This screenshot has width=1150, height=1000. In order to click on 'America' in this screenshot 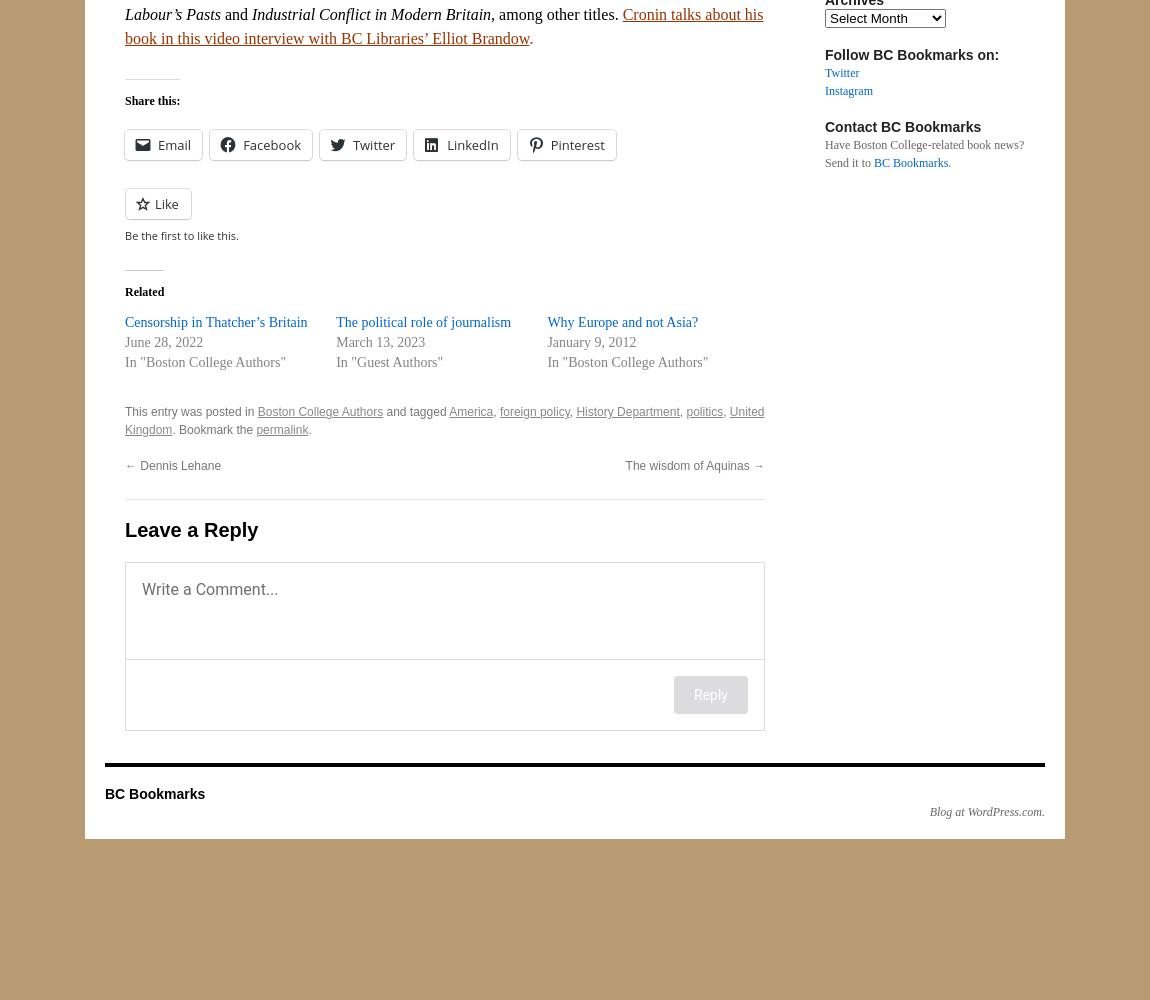, I will do `click(471, 412)`.